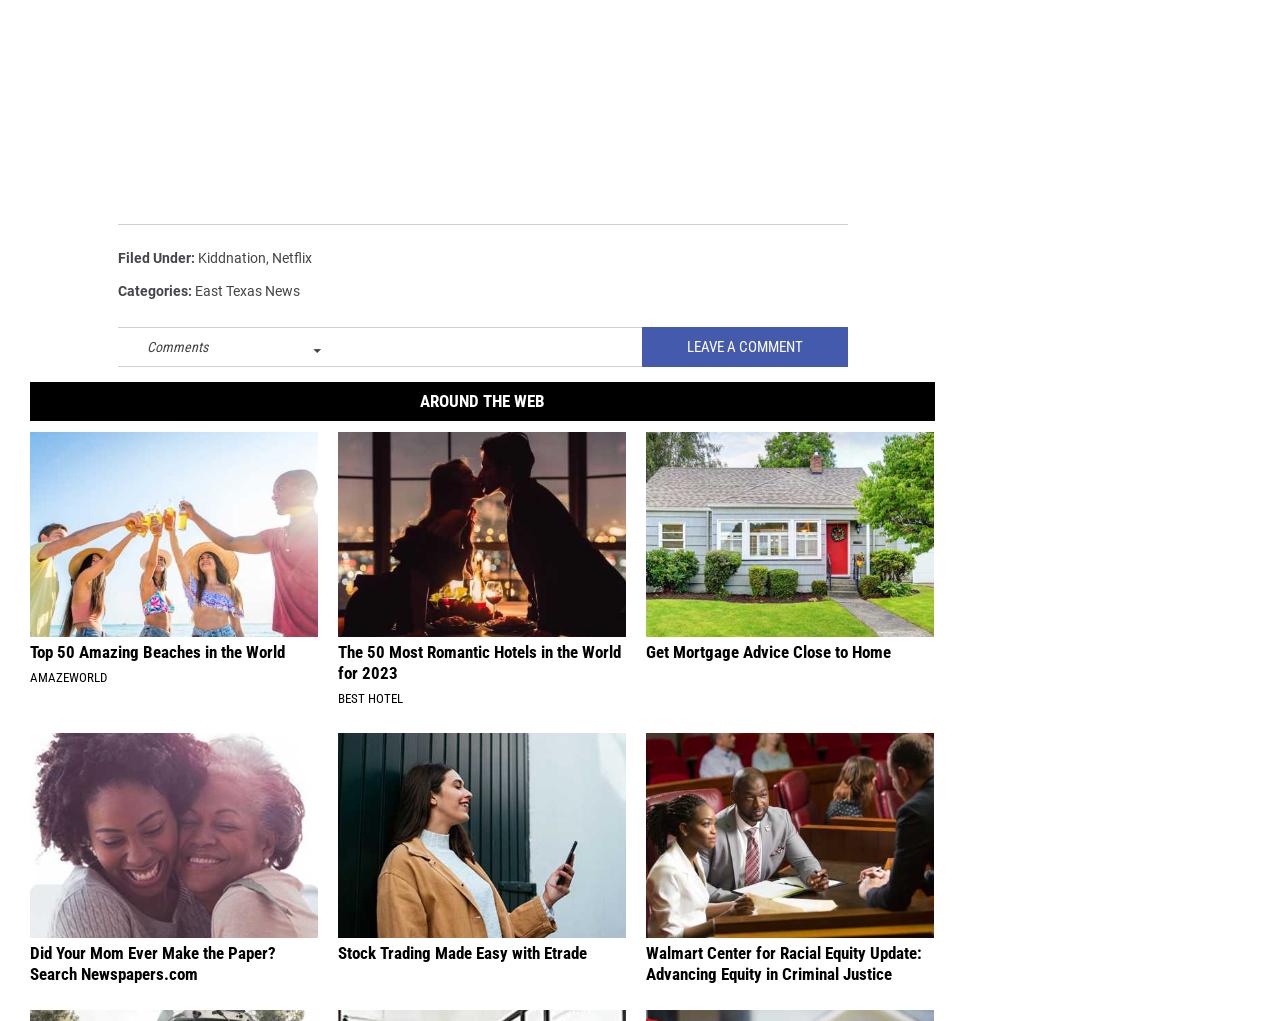  I want to click on 'Stock Trading Made Easy with Etrade', so click(461, 953).